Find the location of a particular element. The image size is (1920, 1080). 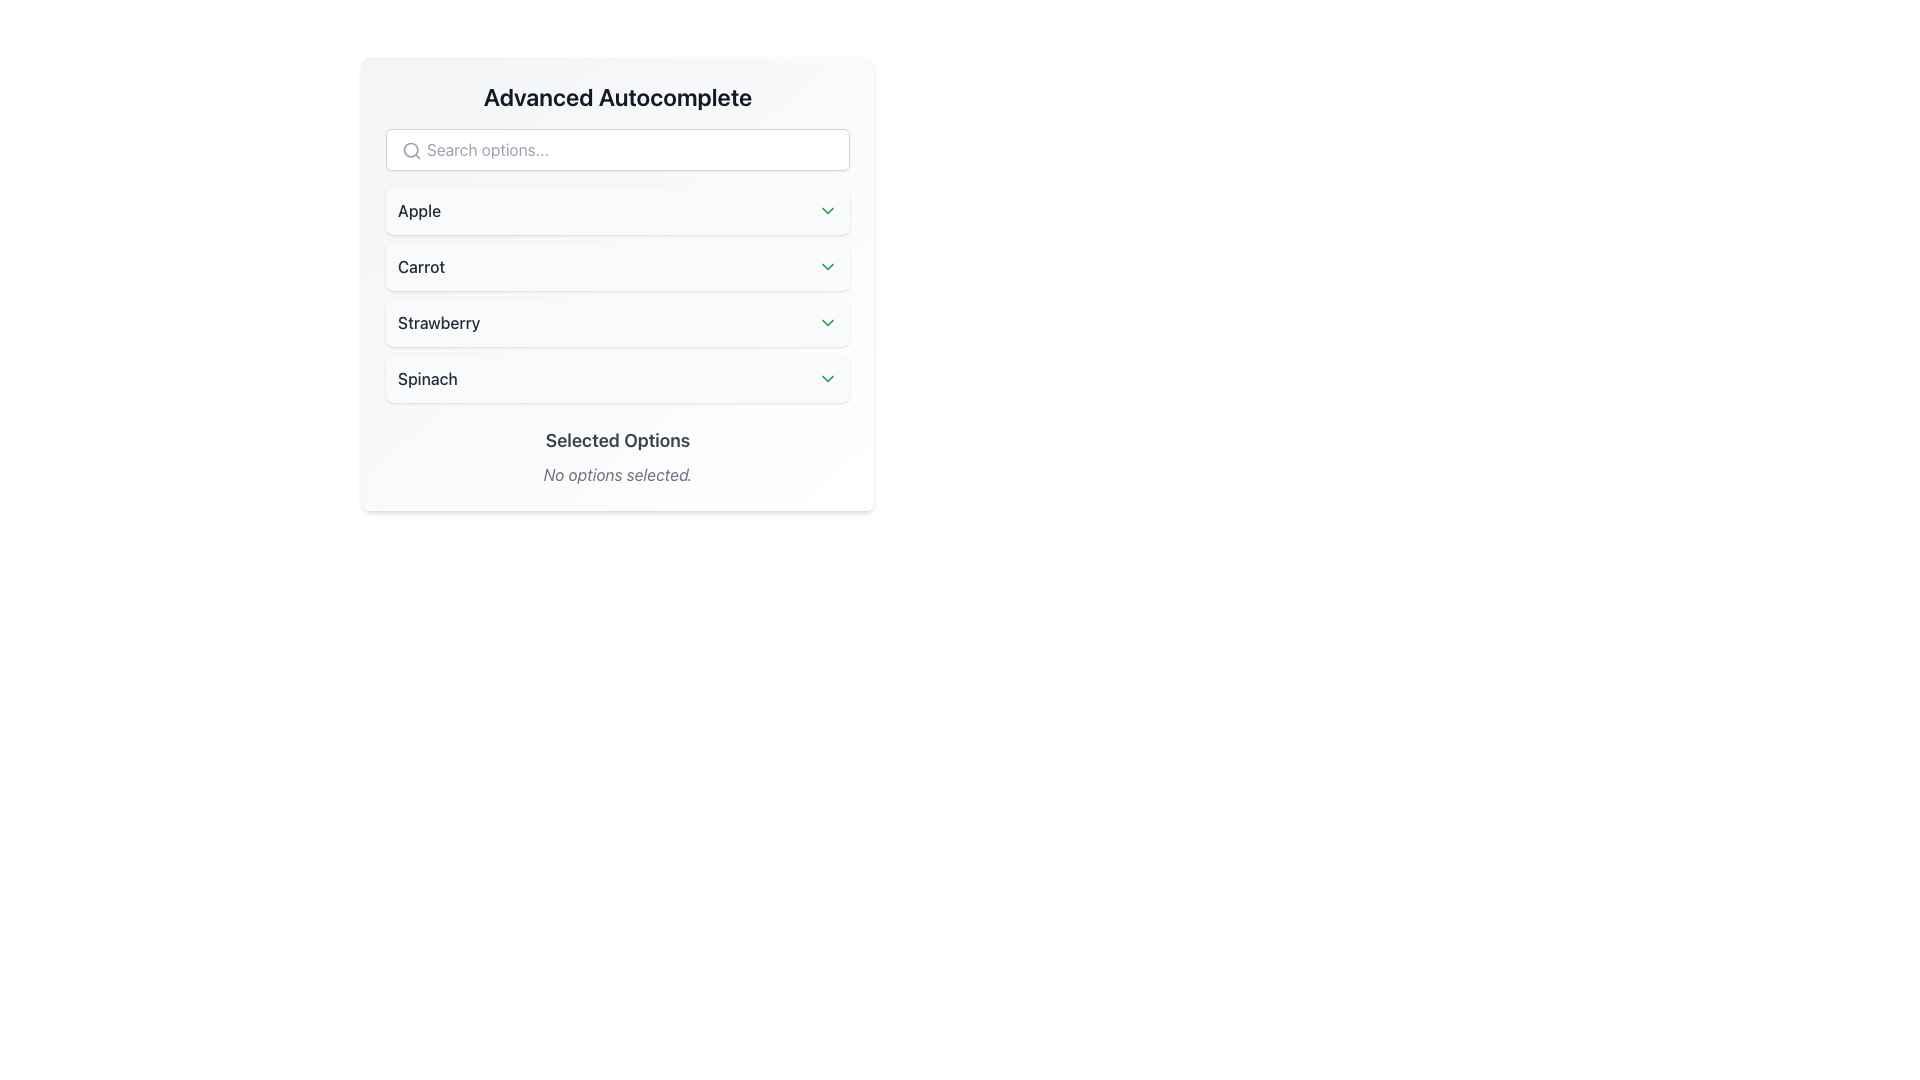

to select the List Item element labeled 'Carrot', which is the second item in a vertical list of items including 'Apple', 'Strawberry', and 'Spinach' is located at coordinates (617, 265).